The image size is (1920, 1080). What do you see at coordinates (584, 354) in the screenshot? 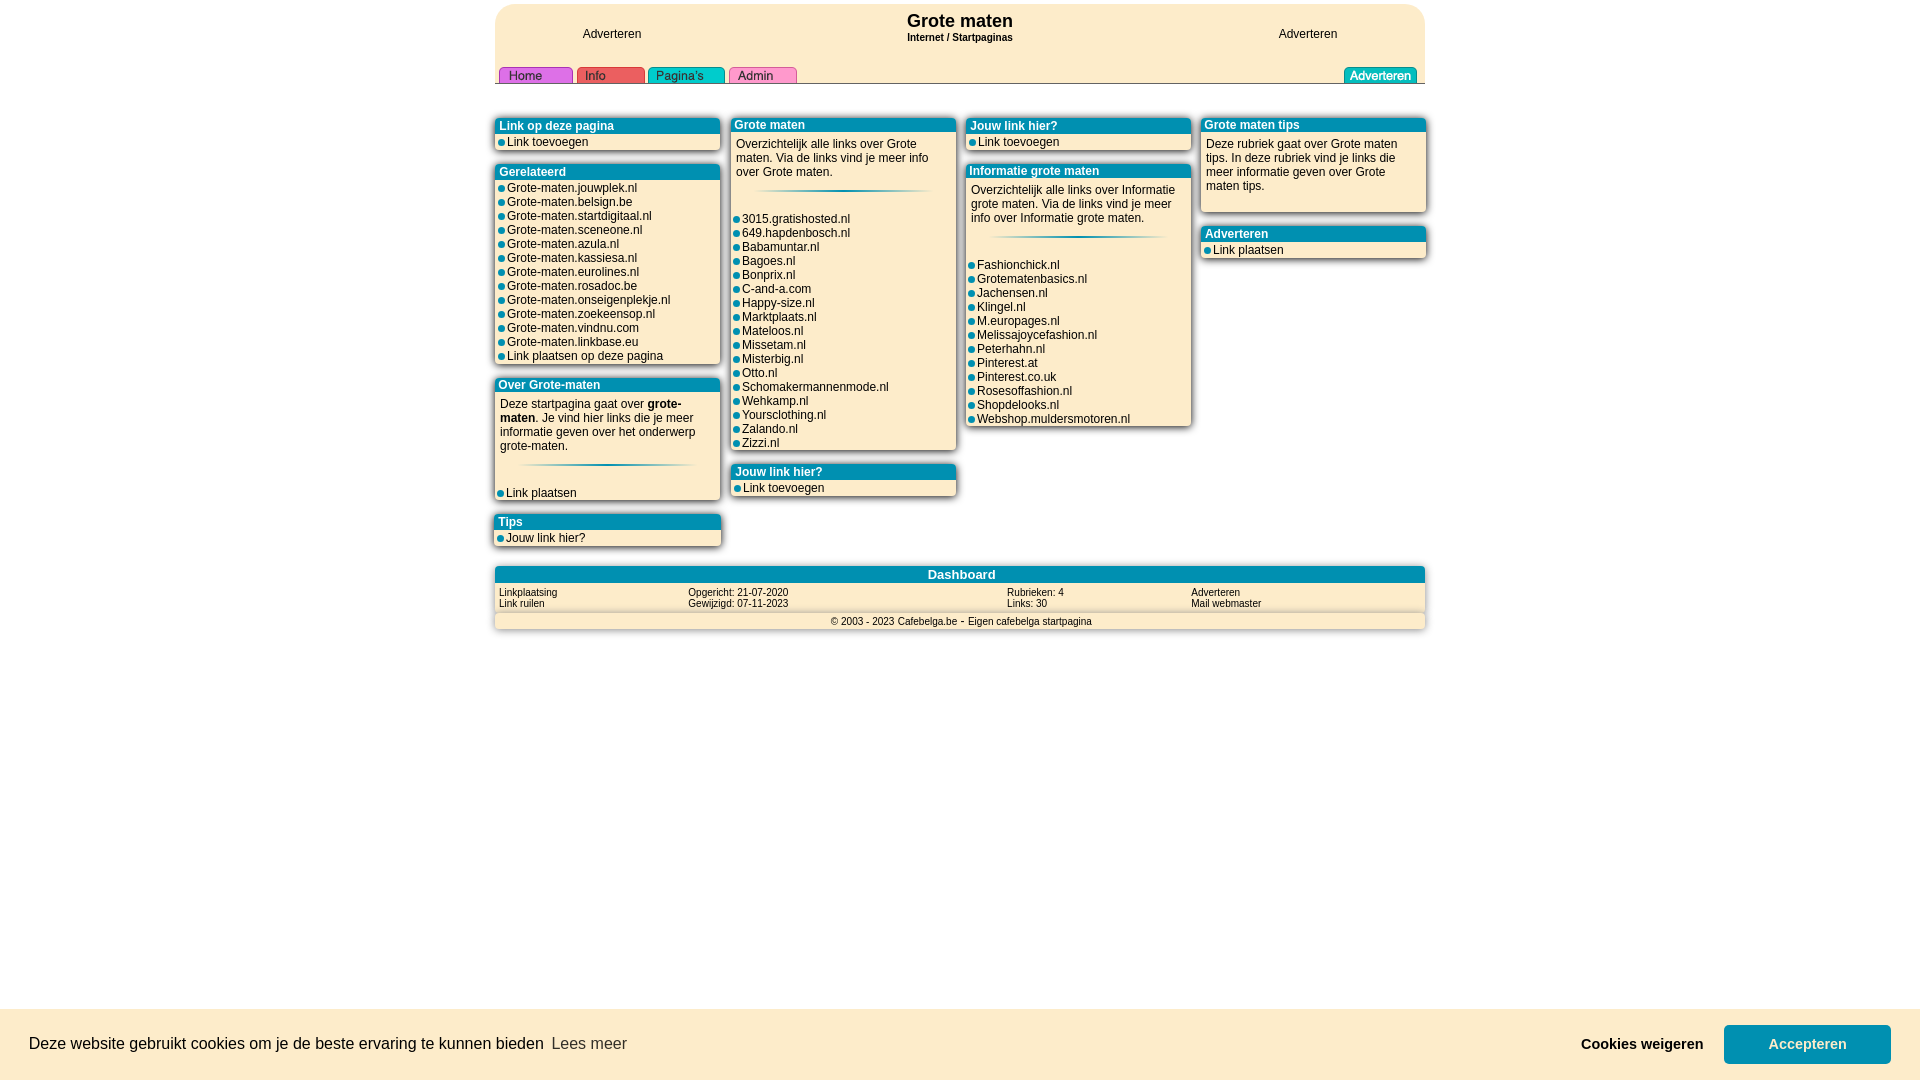
I see `'Link plaatsen op deze pagina'` at bounding box center [584, 354].